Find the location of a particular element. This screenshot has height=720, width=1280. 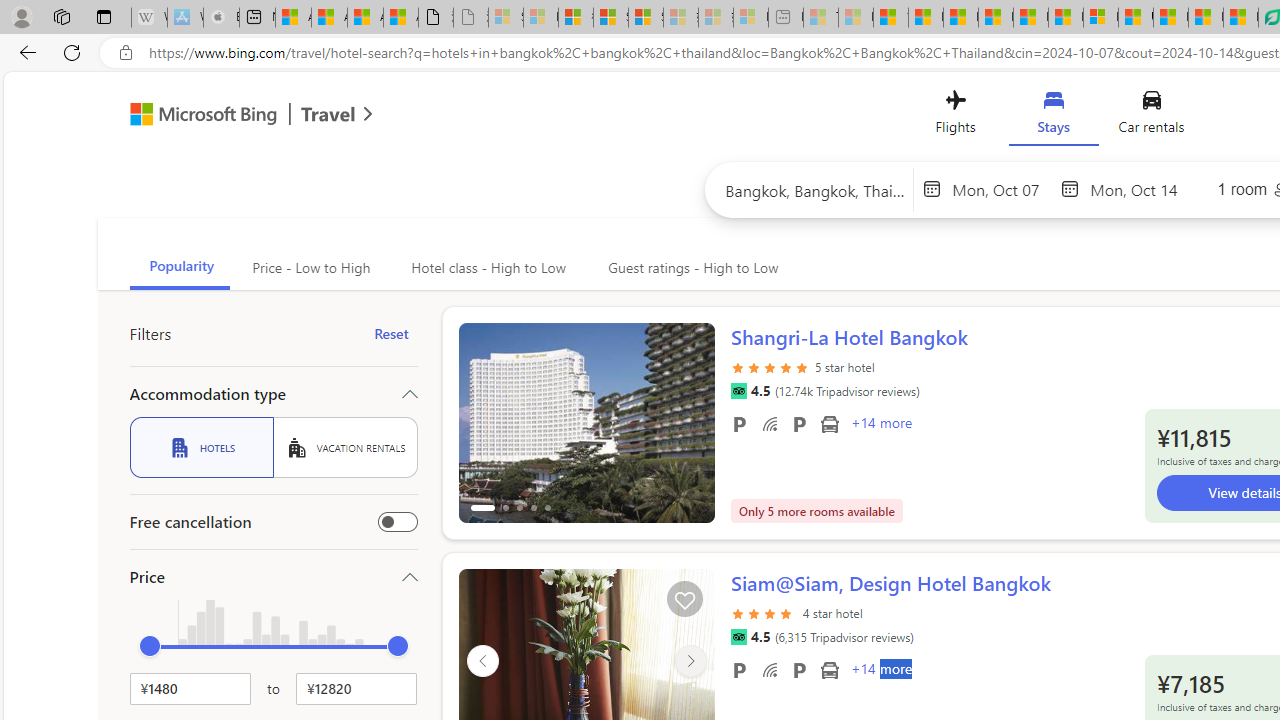

'star rating' is located at coordinates (763, 623).